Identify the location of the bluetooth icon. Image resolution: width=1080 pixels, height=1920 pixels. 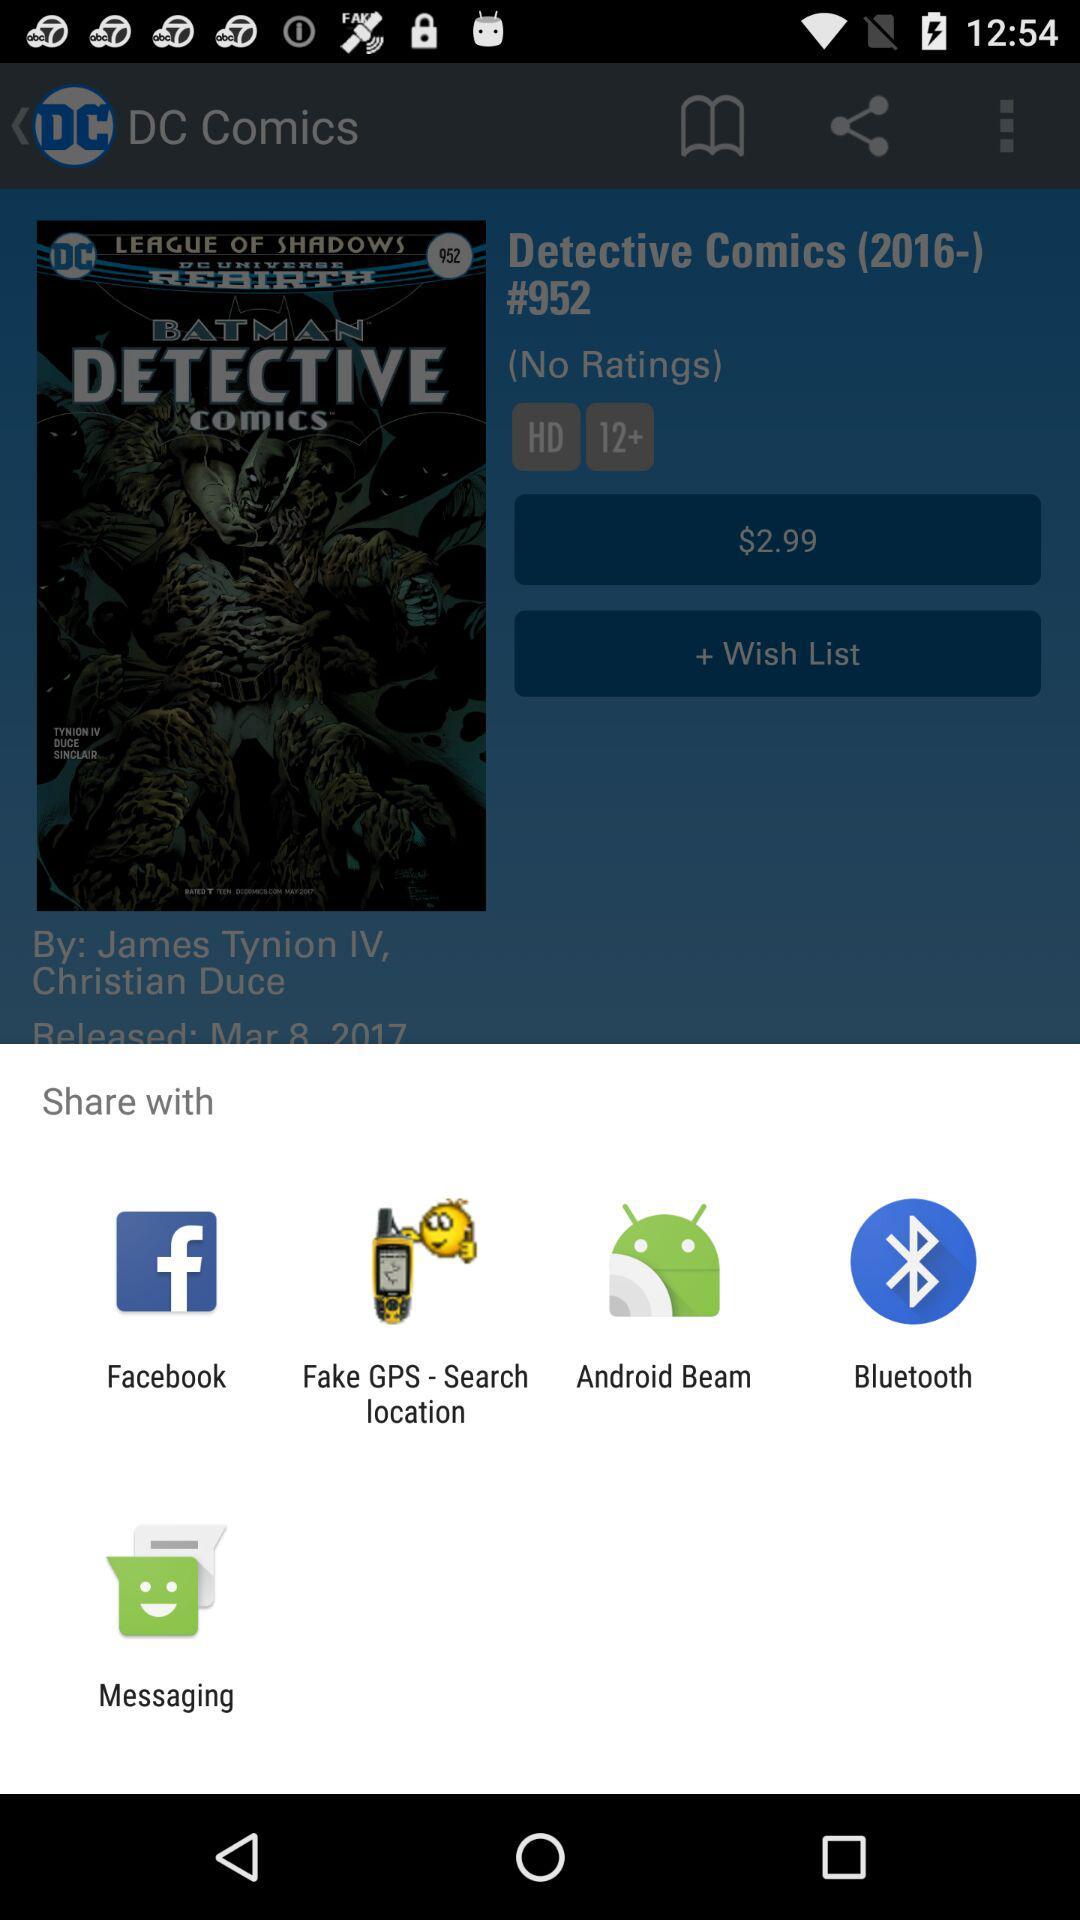
(913, 1392).